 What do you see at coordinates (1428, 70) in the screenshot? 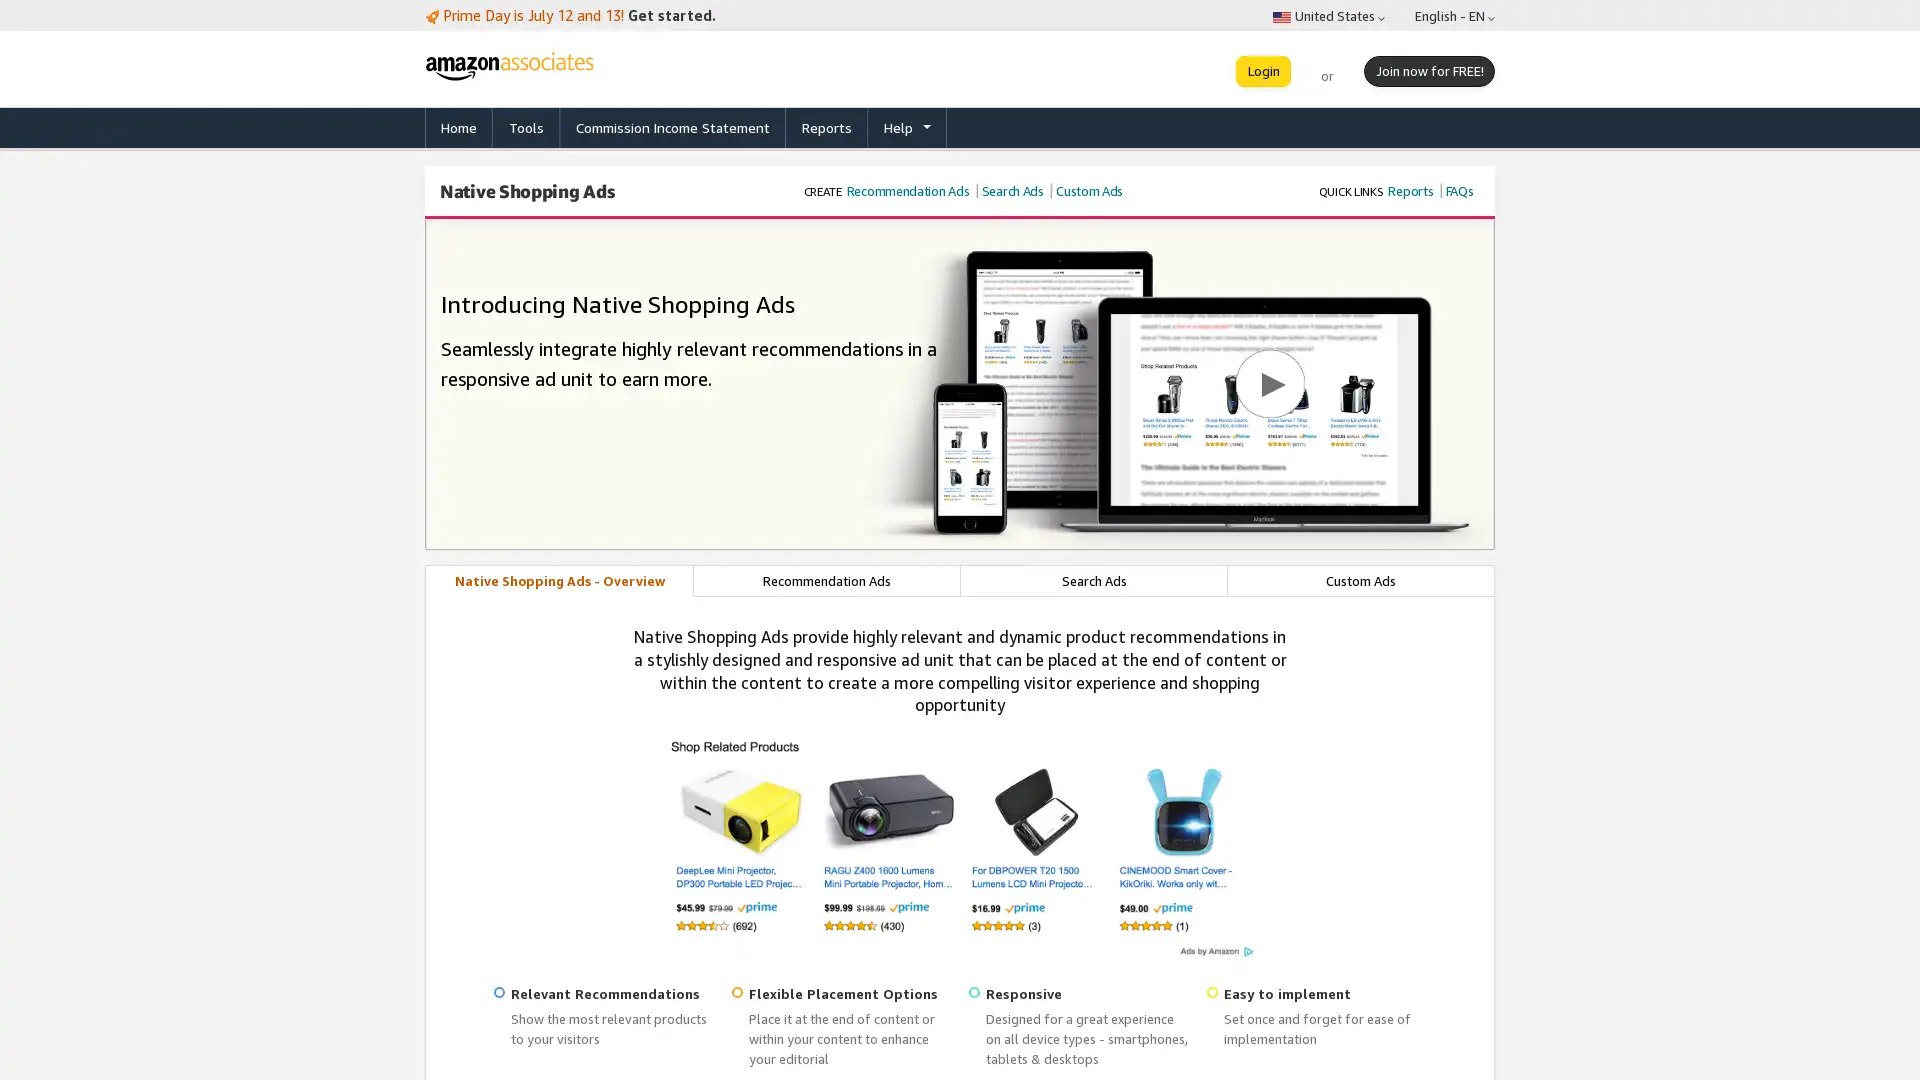
I see `Join now for FREE!` at bounding box center [1428, 70].